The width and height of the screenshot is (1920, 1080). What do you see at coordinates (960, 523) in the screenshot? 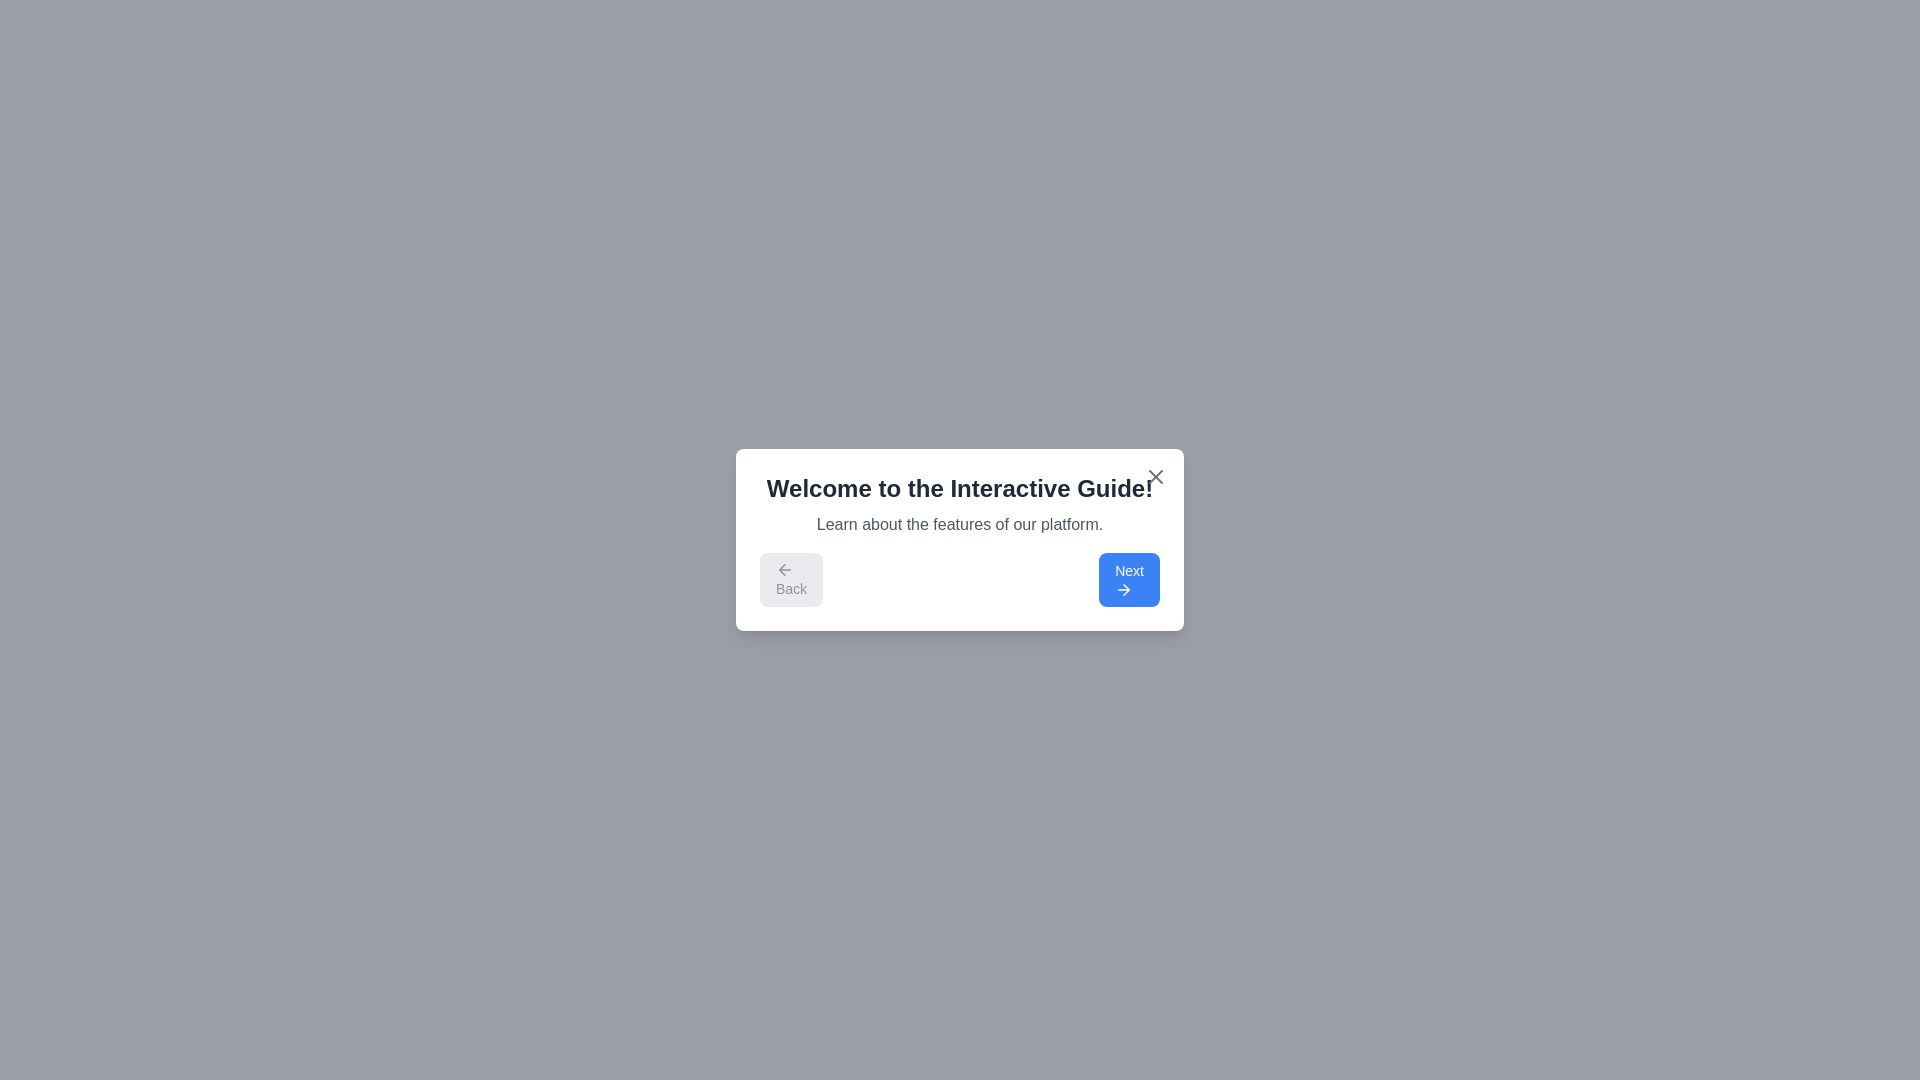
I see `the subtitle text label that provides instructions related to the interactive guide, located below the main title 'Welcome to the Interactive Guide!'` at bounding box center [960, 523].